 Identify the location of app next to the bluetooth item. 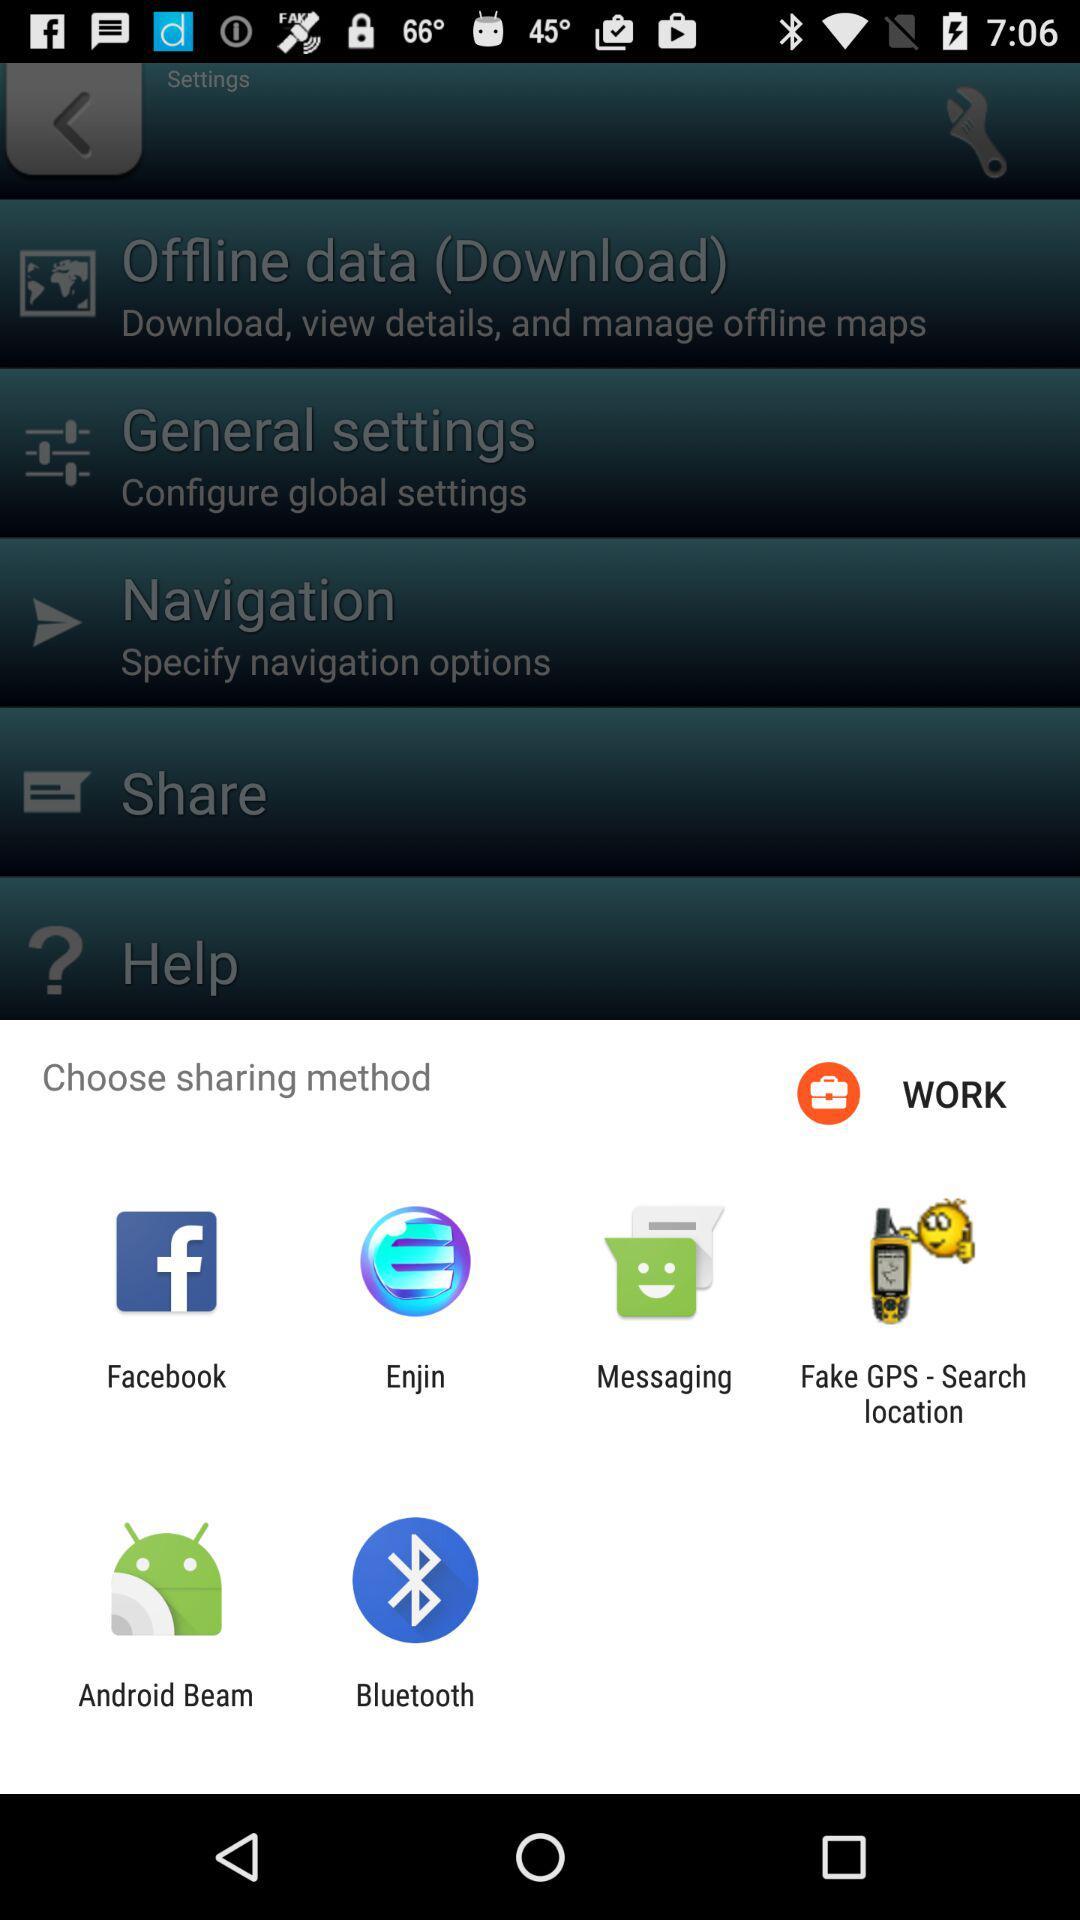
(165, 1711).